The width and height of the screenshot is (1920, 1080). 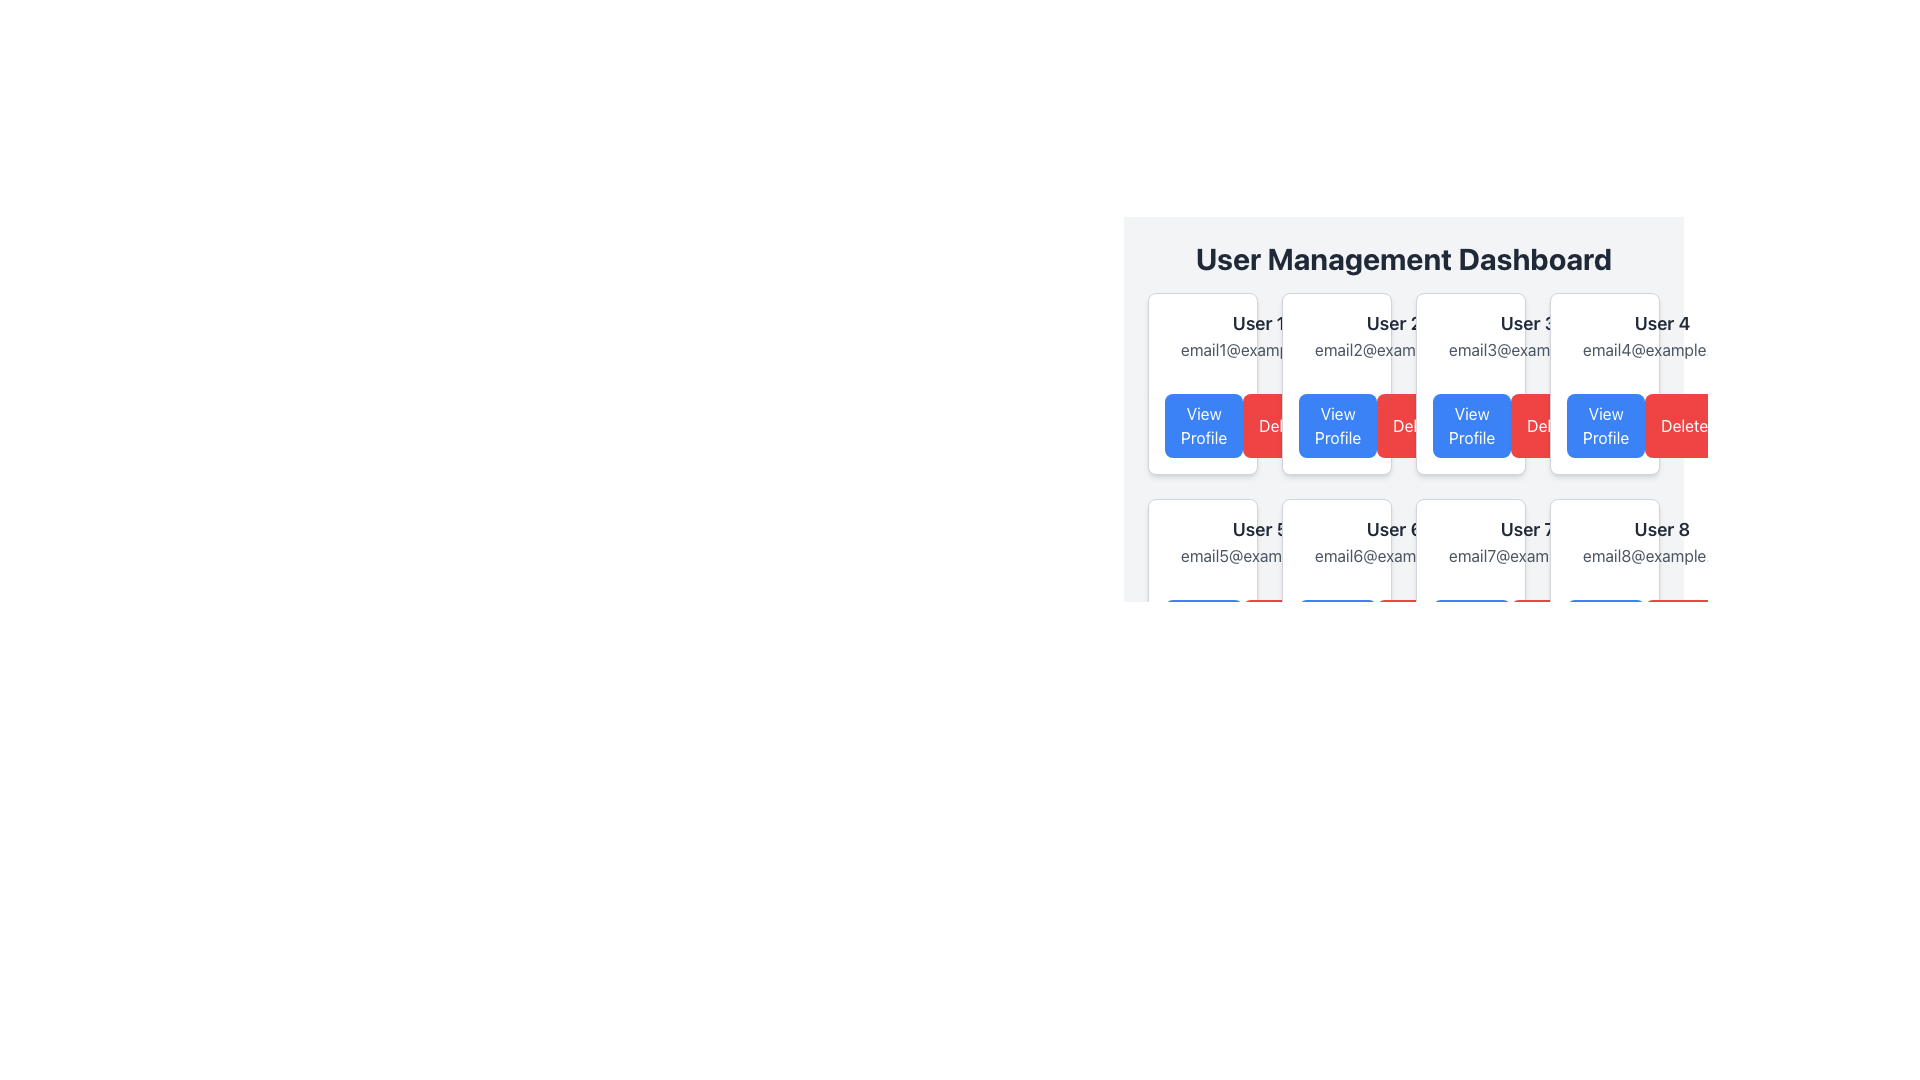 What do you see at coordinates (1662, 542) in the screenshot?
I see `the text display element showing 'User 8' and 'email8@example.com' in the user management interface under 'User Management Dashboard'` at bounding box center [1662, 542].